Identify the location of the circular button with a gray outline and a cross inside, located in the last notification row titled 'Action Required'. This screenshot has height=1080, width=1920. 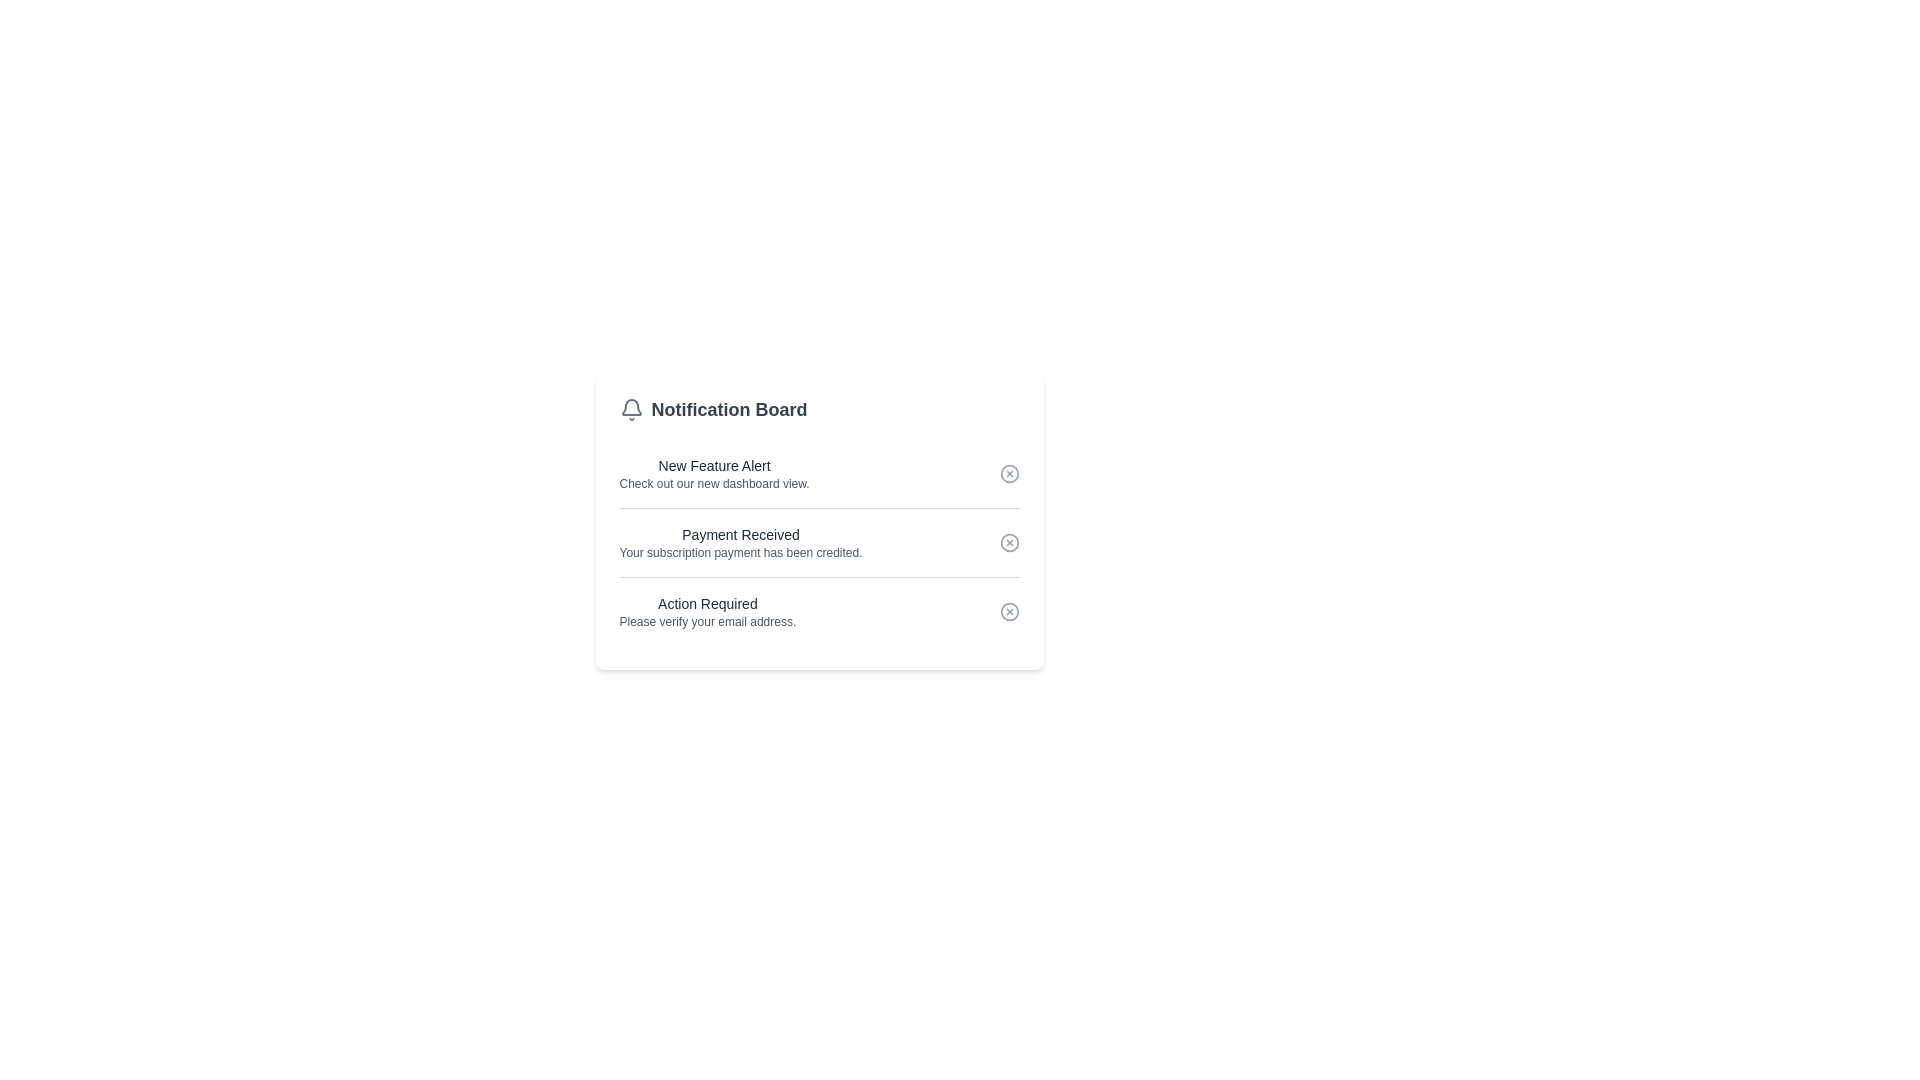
(1009, 611).